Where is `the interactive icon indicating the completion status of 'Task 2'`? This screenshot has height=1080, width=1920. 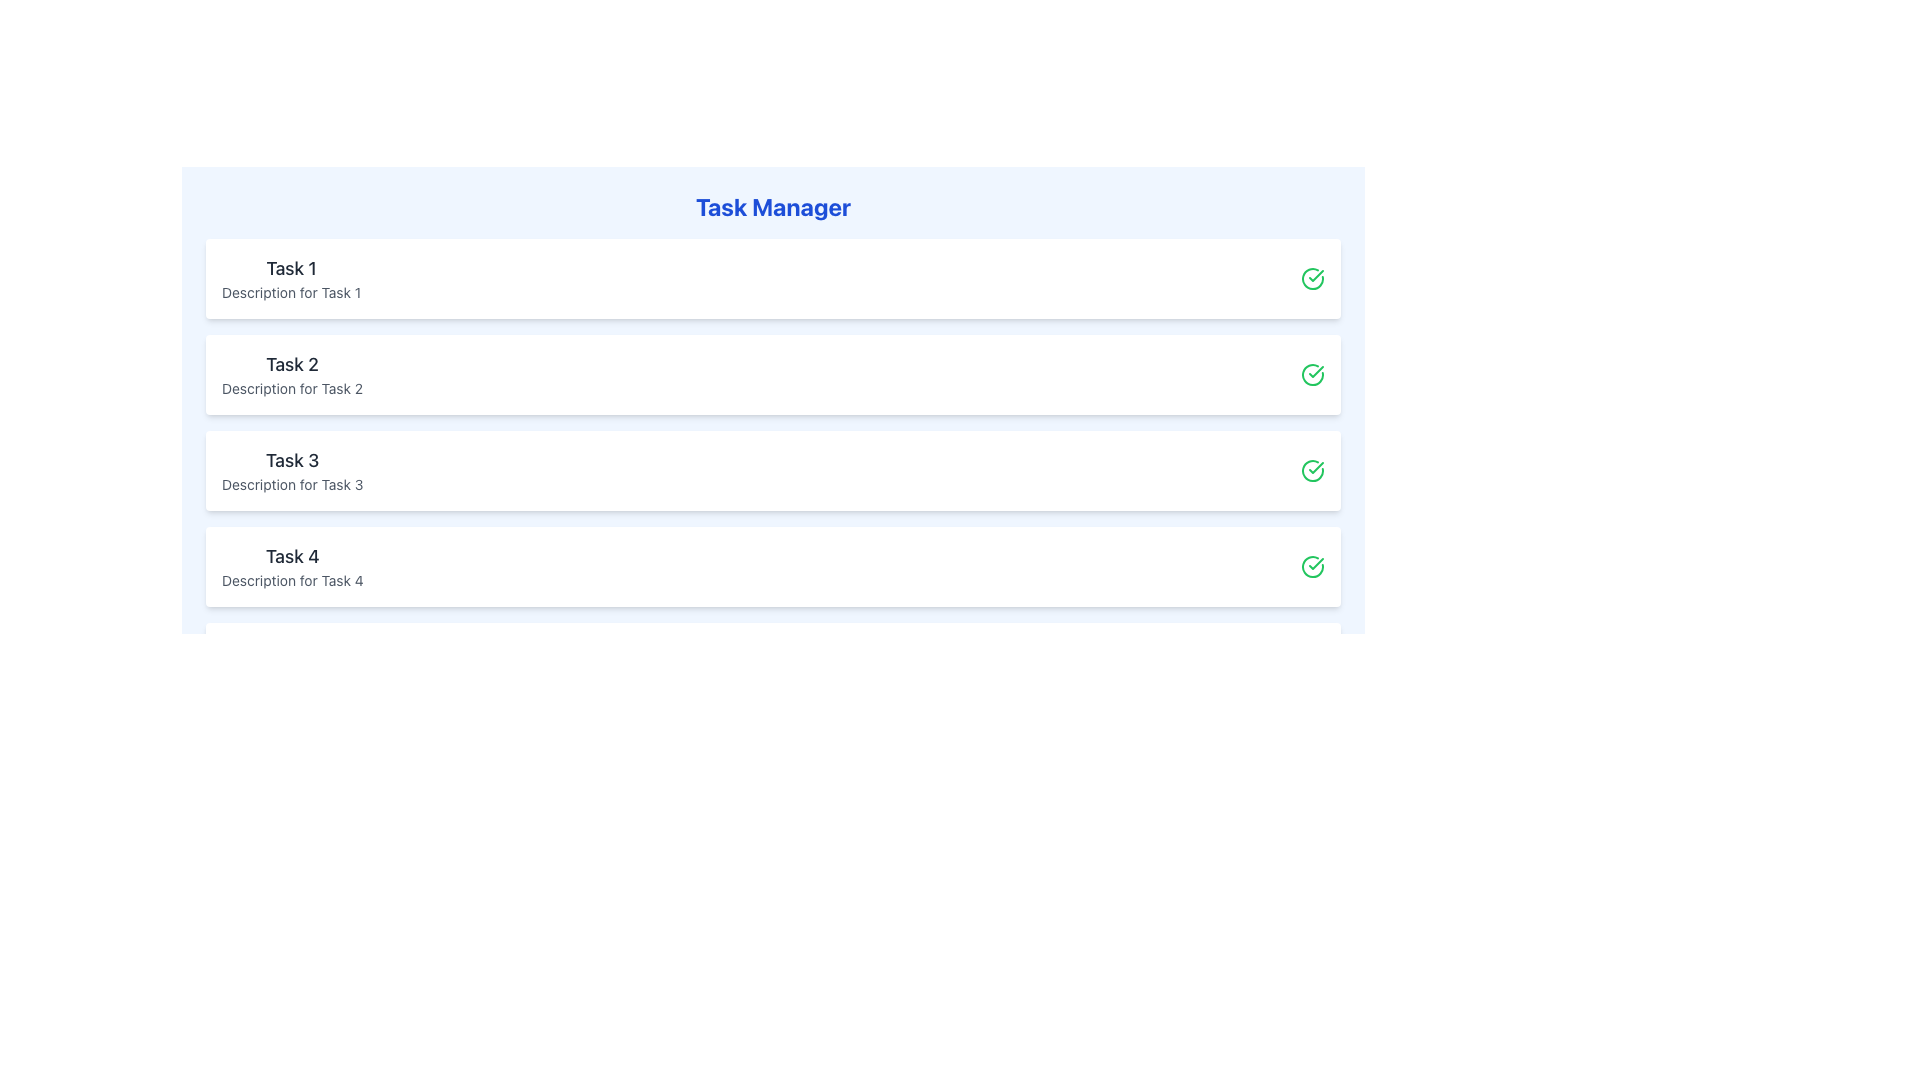
the interactive icon indicating the completion status of 'Task 2' is located at coordinates (1313, 374).